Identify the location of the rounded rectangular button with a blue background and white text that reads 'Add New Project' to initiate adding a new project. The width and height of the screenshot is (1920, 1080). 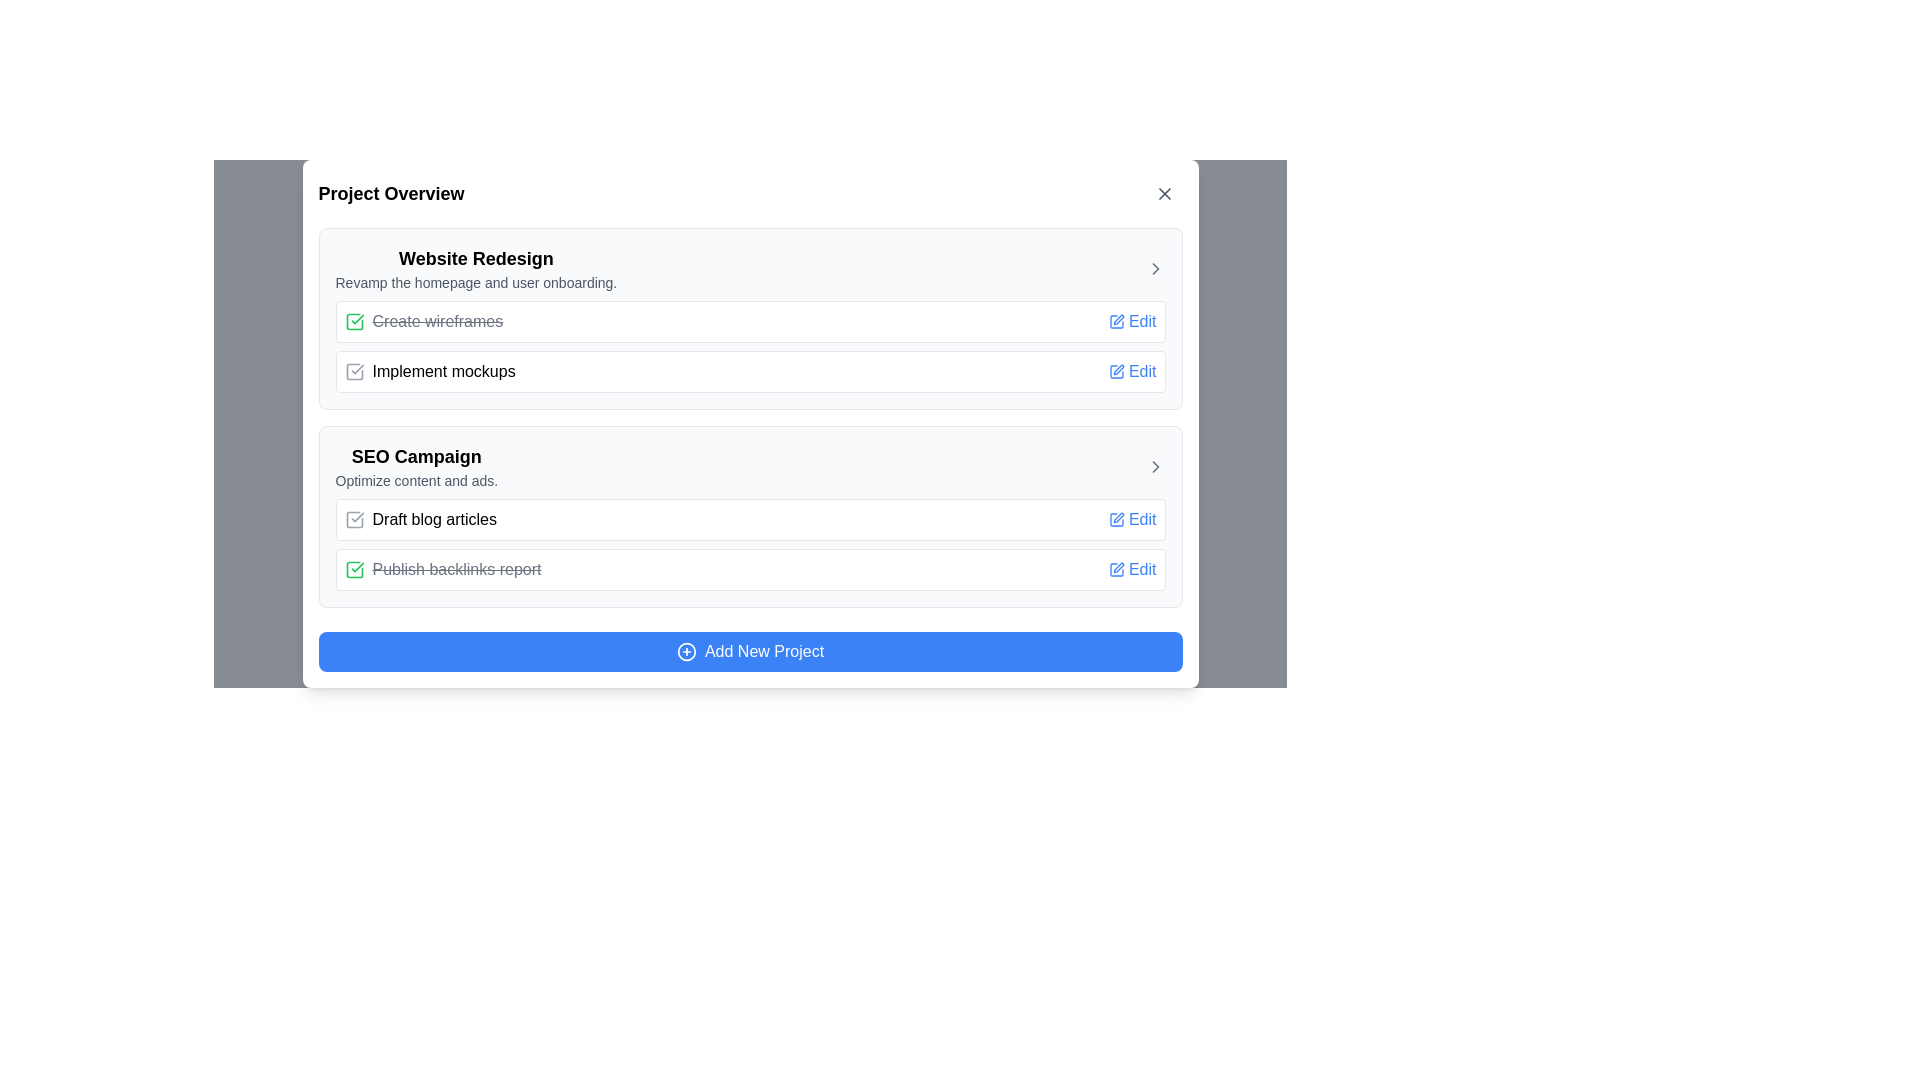
(749, 651).